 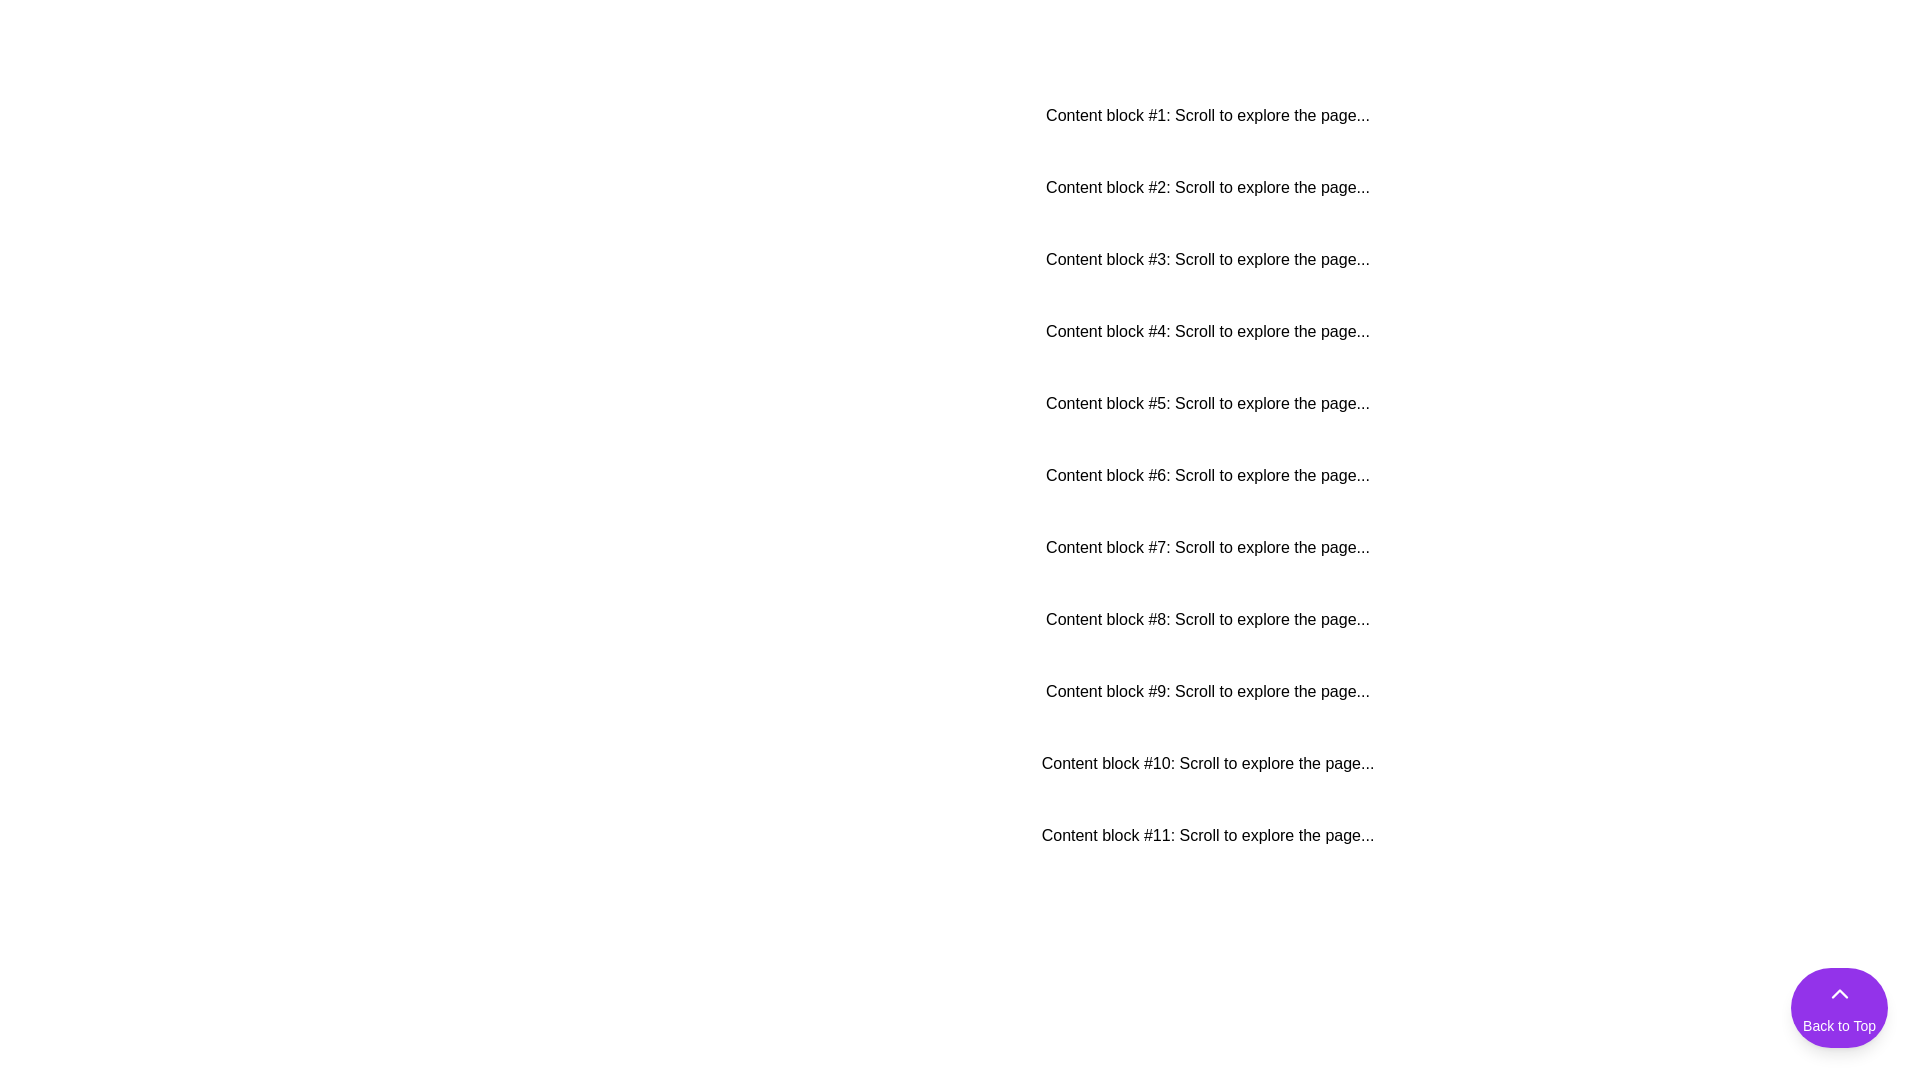 What do you see at coordinates (1207, 690) in the screenshot?
I see `the text content block that reads 'Content block #9: Scroll` at bounding box center [1207, 690].